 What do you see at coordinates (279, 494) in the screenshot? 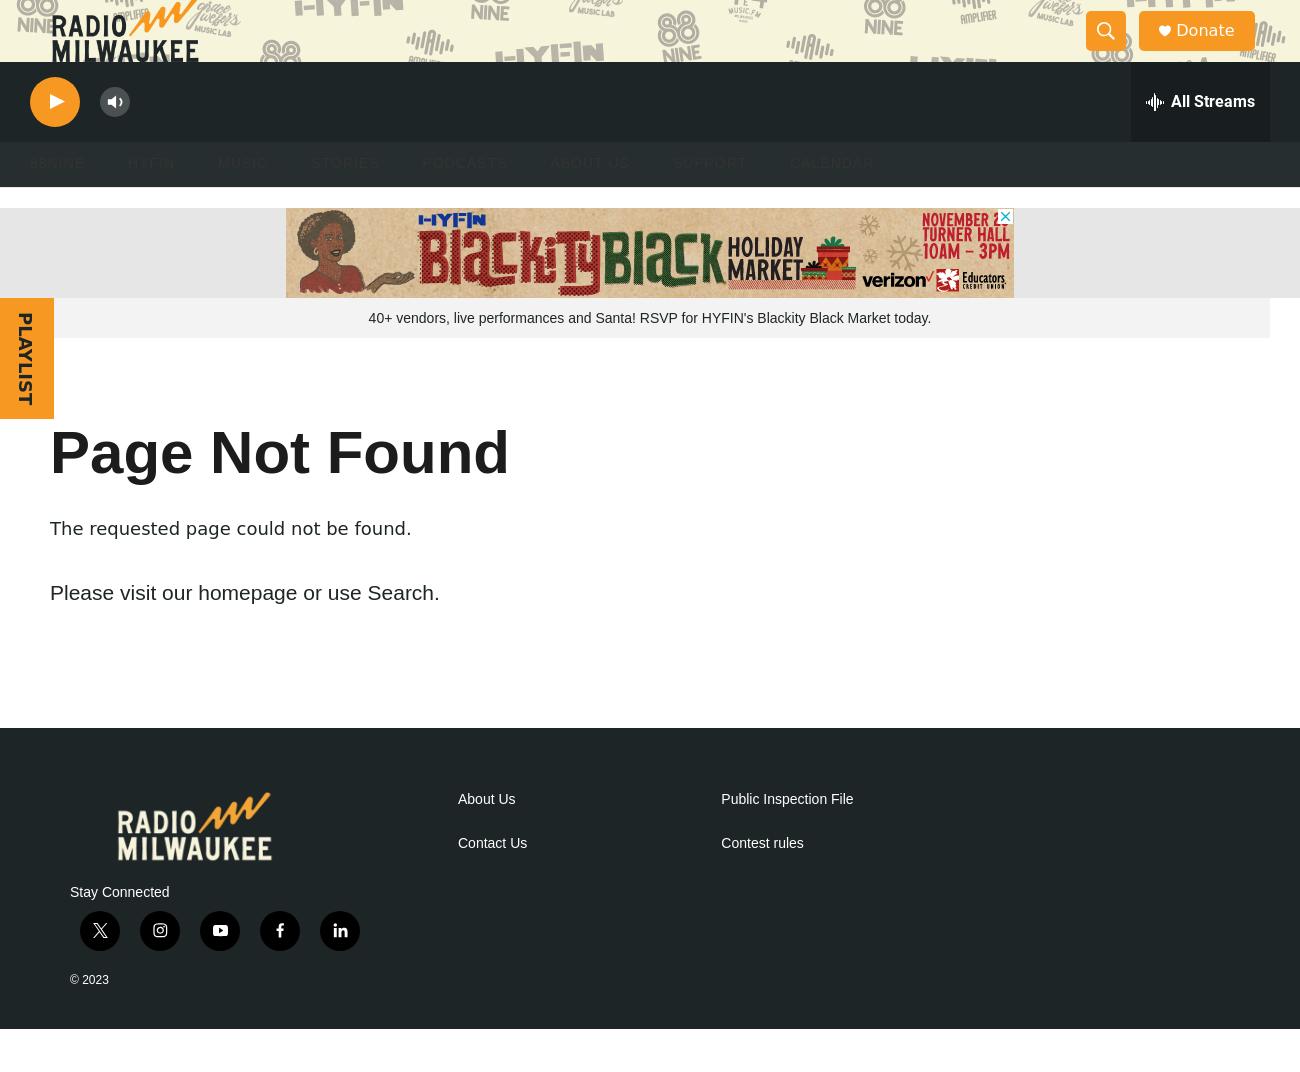
I see `'Page Not Found'` at bounding box center [279, 494].